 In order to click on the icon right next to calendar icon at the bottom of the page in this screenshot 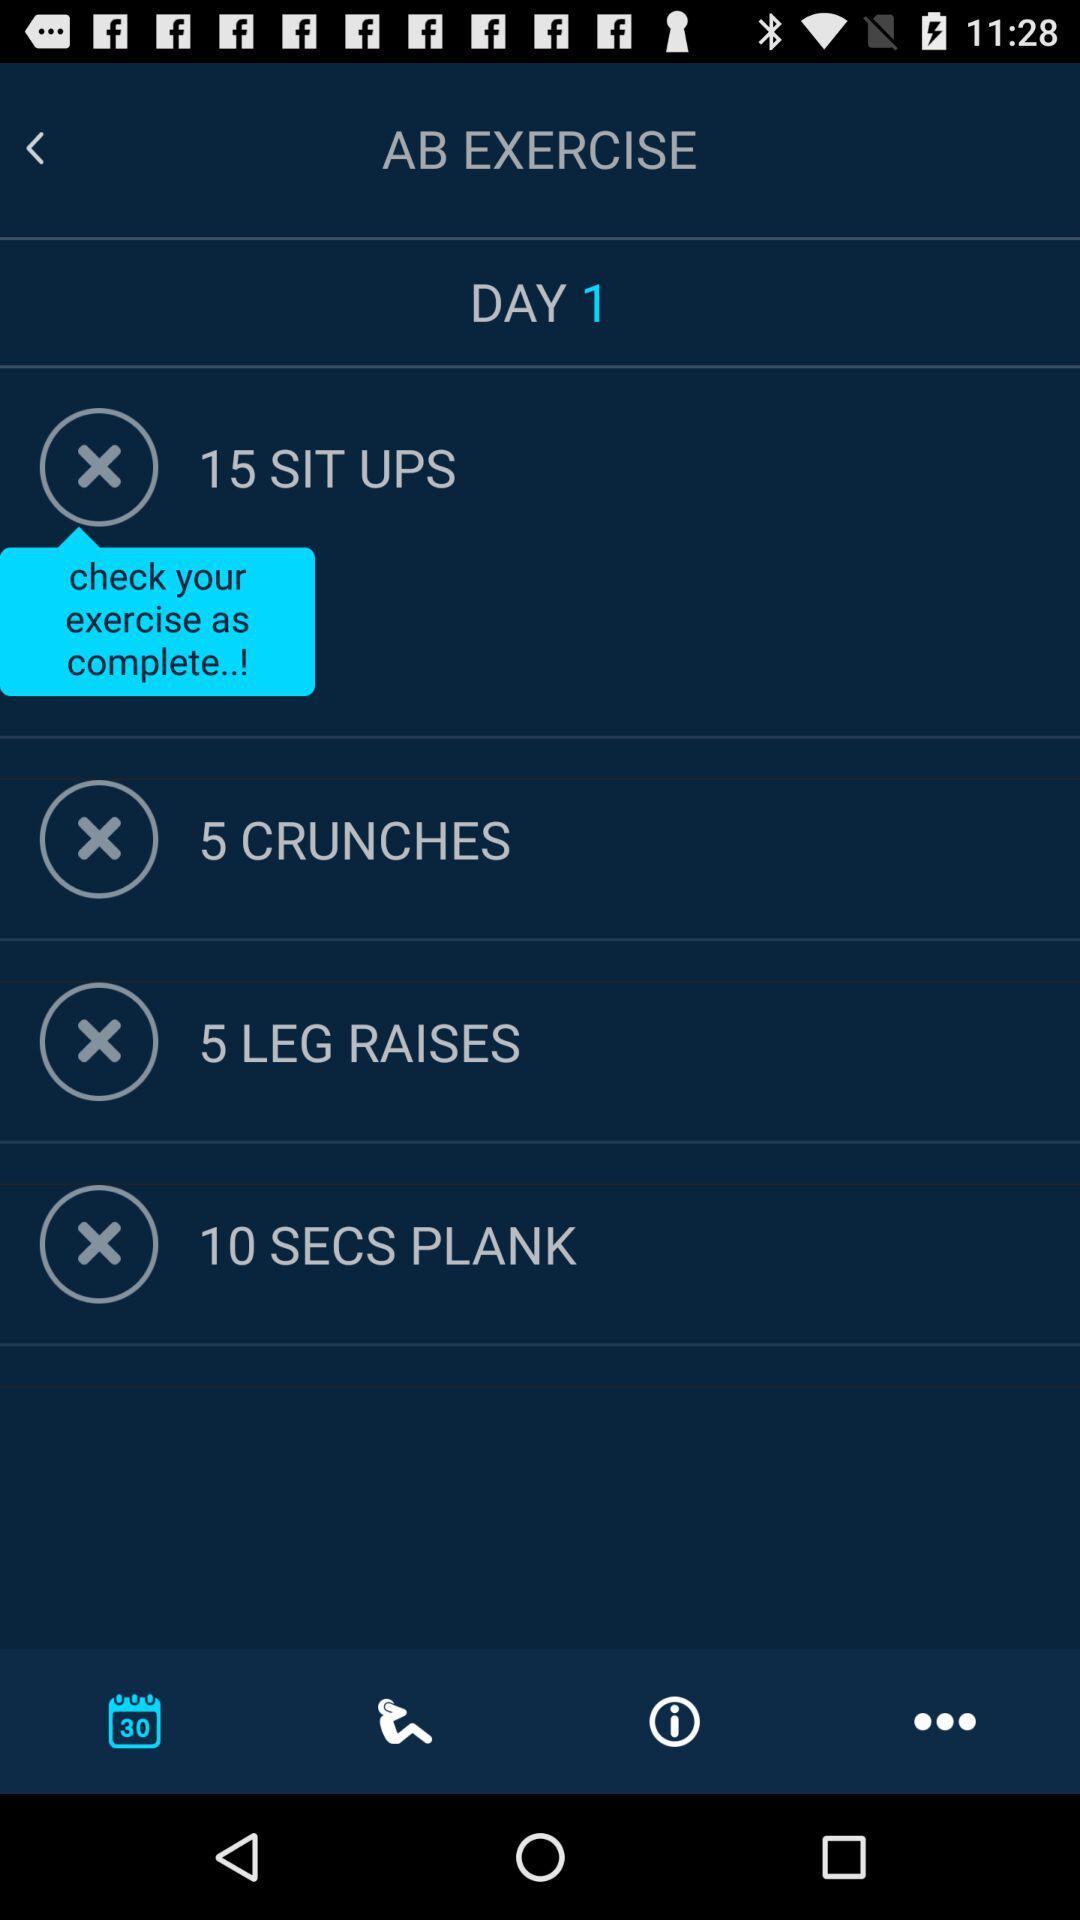, I will do `click(405, 1720)`.